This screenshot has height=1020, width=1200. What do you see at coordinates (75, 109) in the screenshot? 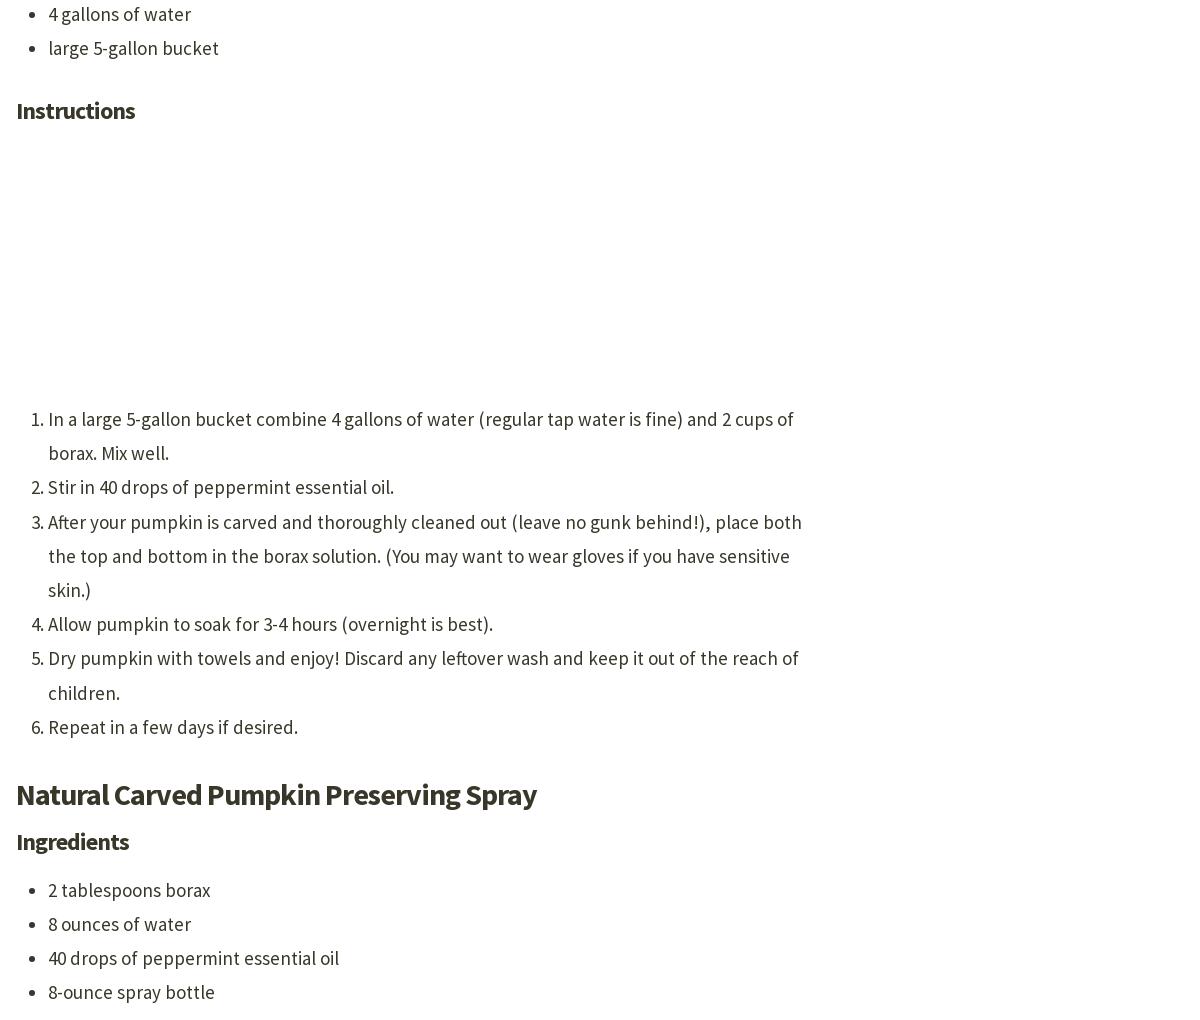
I see `'Instructions'` at bounding box center [75, 109].